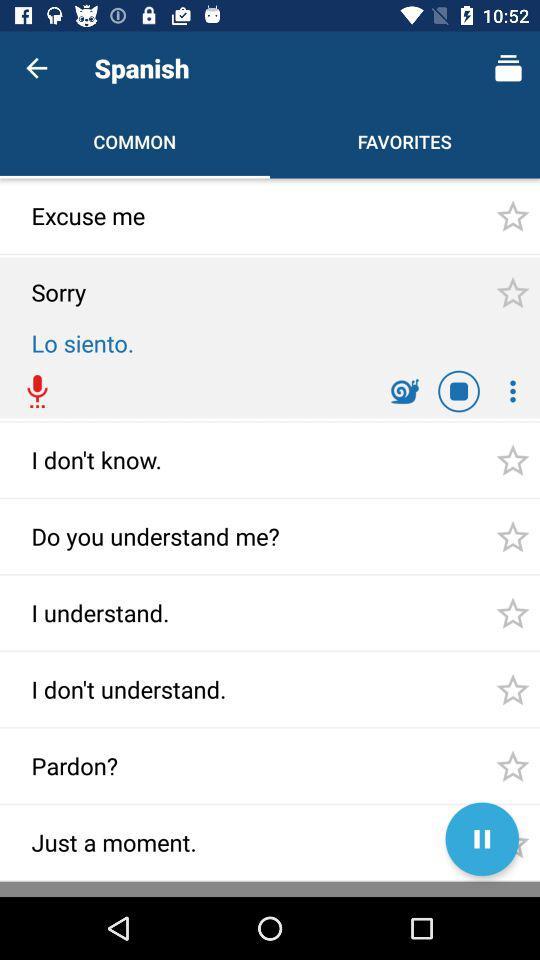 Image resolution: width=540 pixels, height=960 pixels. I want to click on the pause icon, so click(481, 839).